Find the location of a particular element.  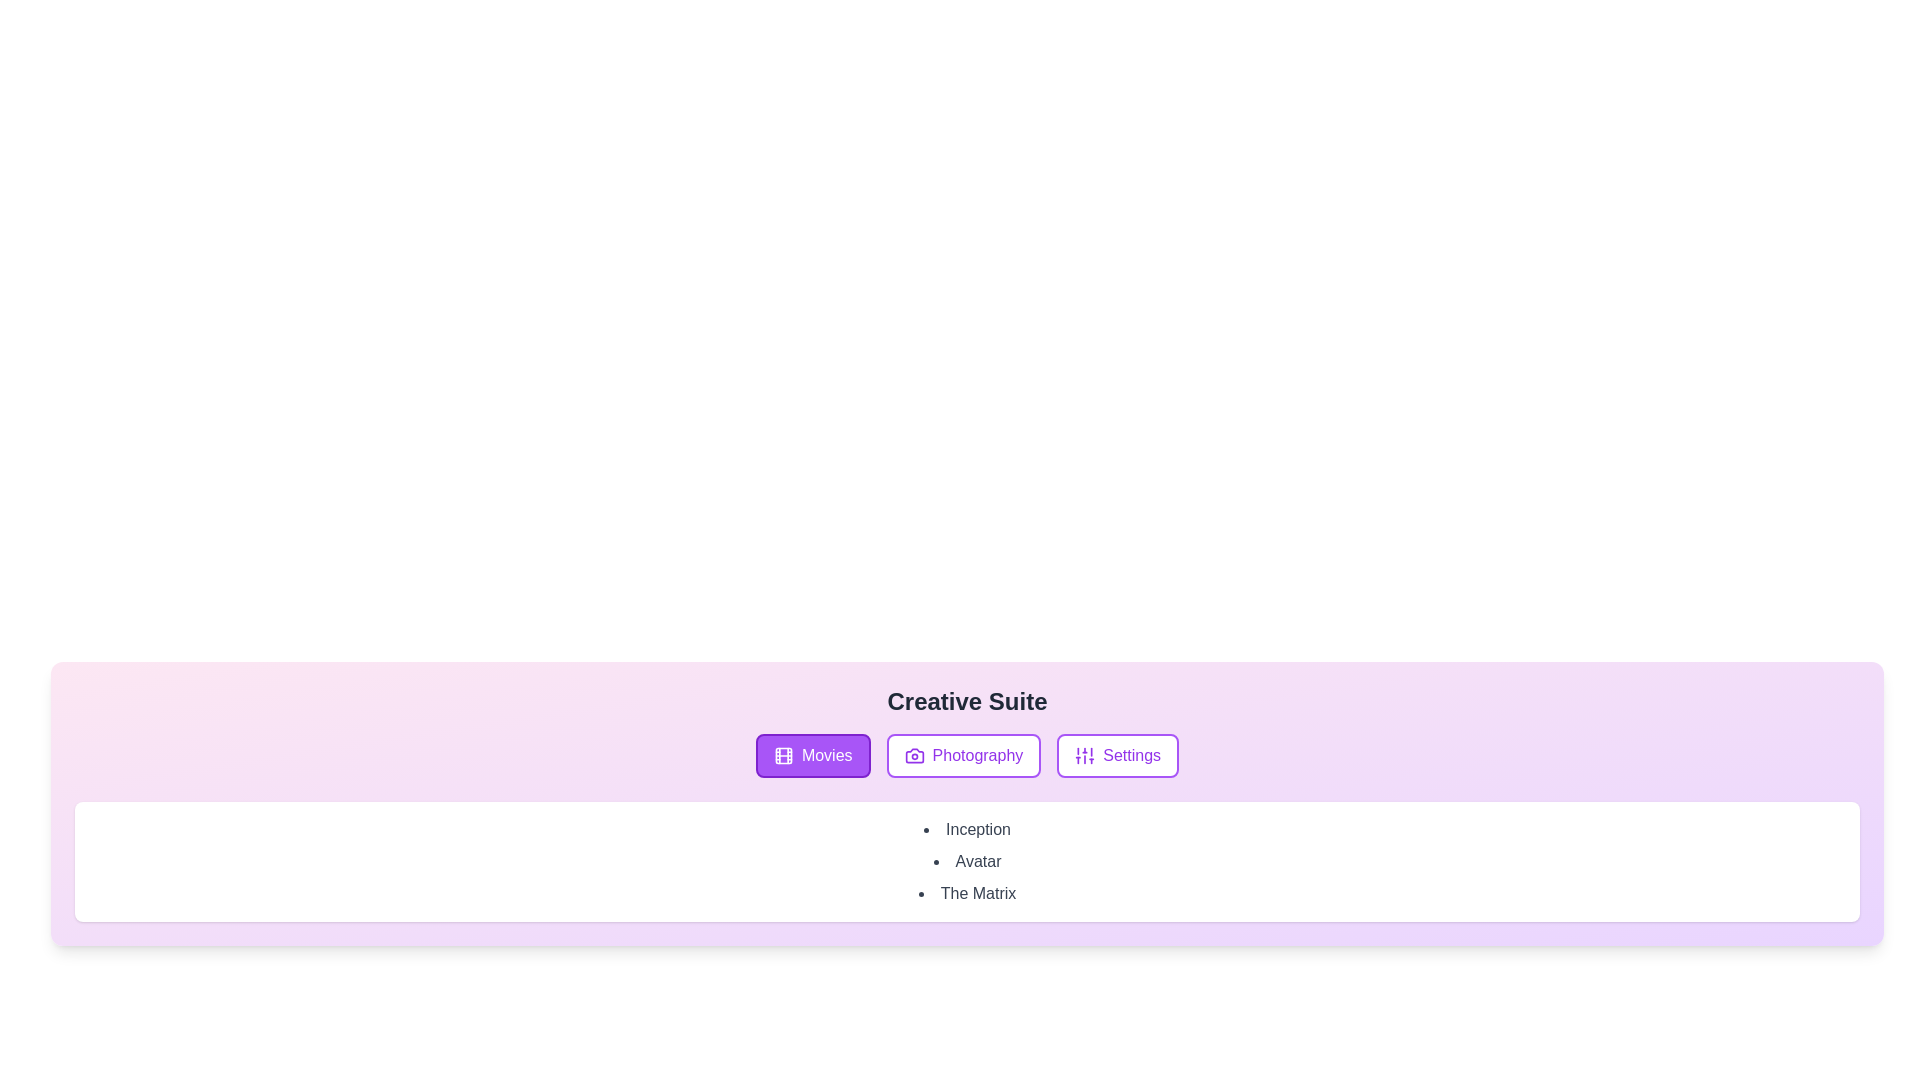

static text label displaying the title 'Inception', which is the first item in a vertical bullet list under the 'Creative Suite' section is located at coordinates (967, 829).